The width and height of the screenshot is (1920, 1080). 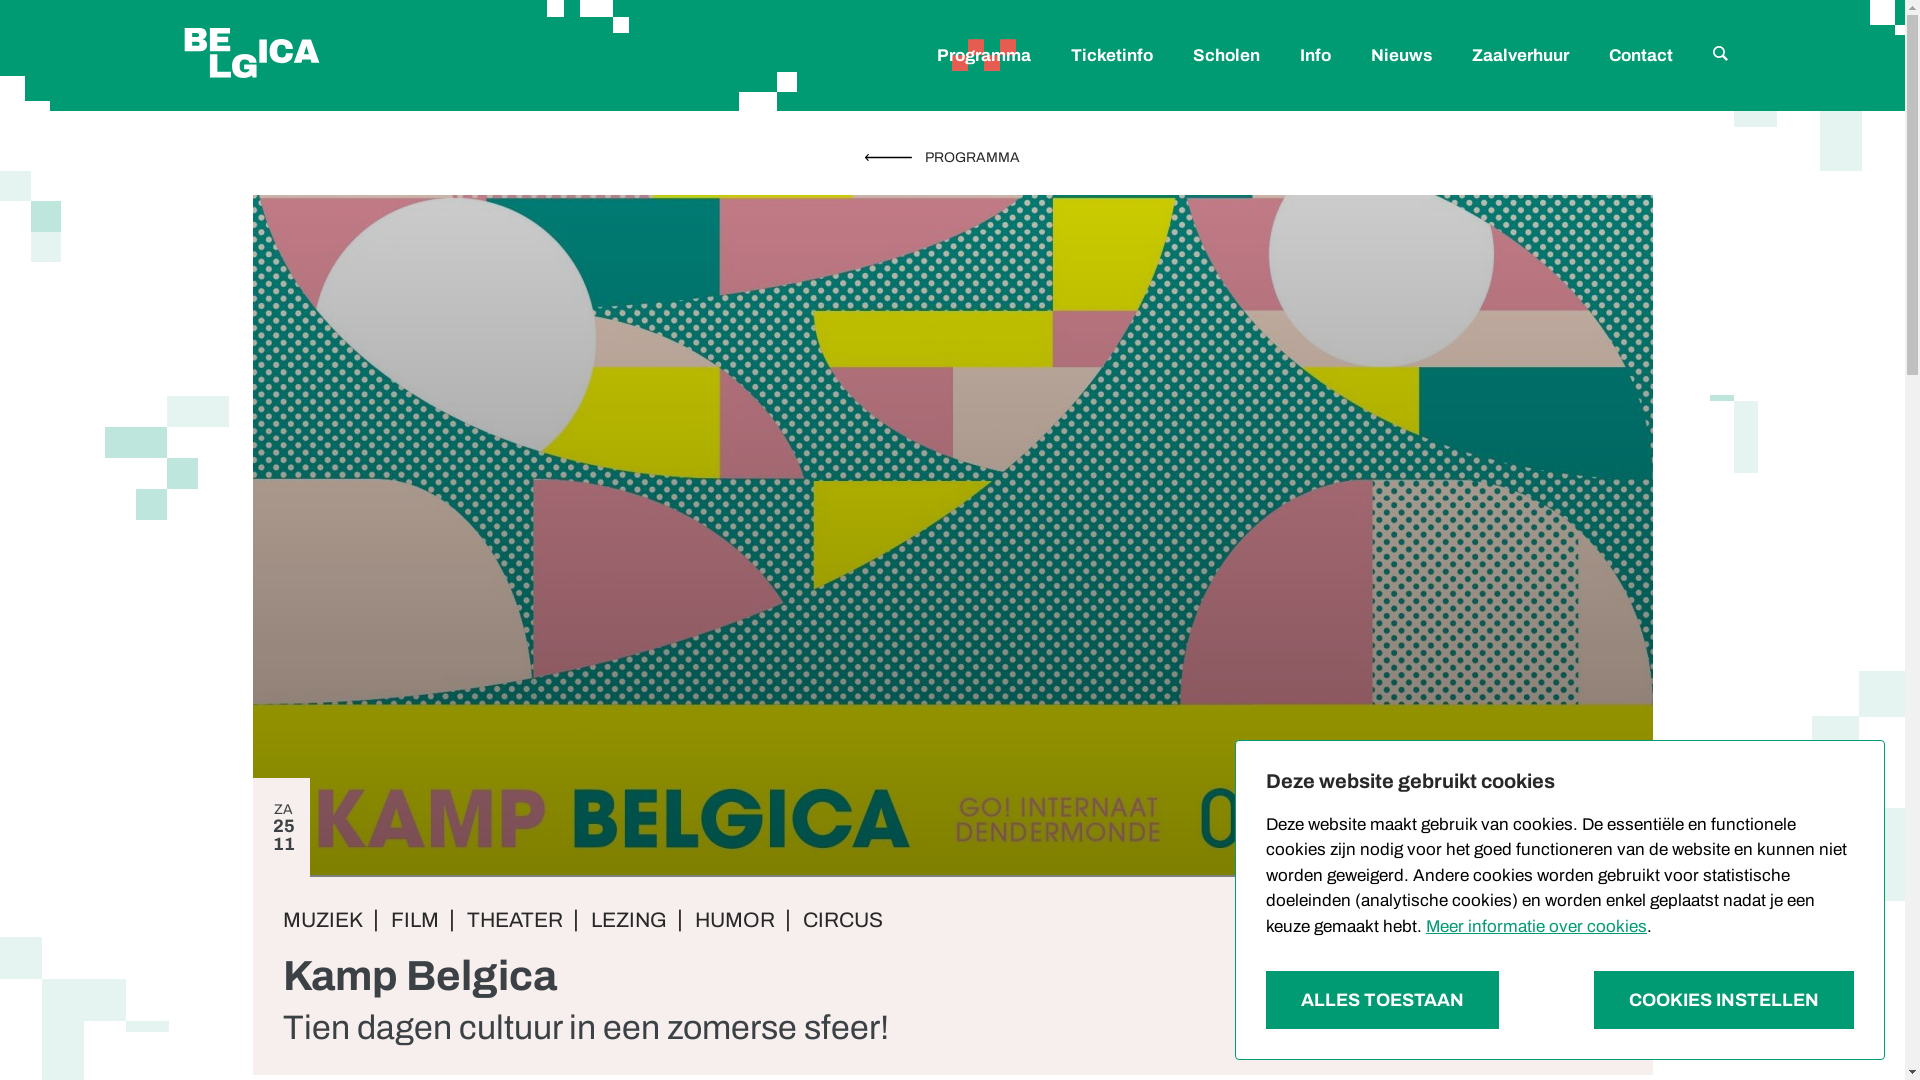 I want to click on 'CIRCUS', so click(x=841, y=920).